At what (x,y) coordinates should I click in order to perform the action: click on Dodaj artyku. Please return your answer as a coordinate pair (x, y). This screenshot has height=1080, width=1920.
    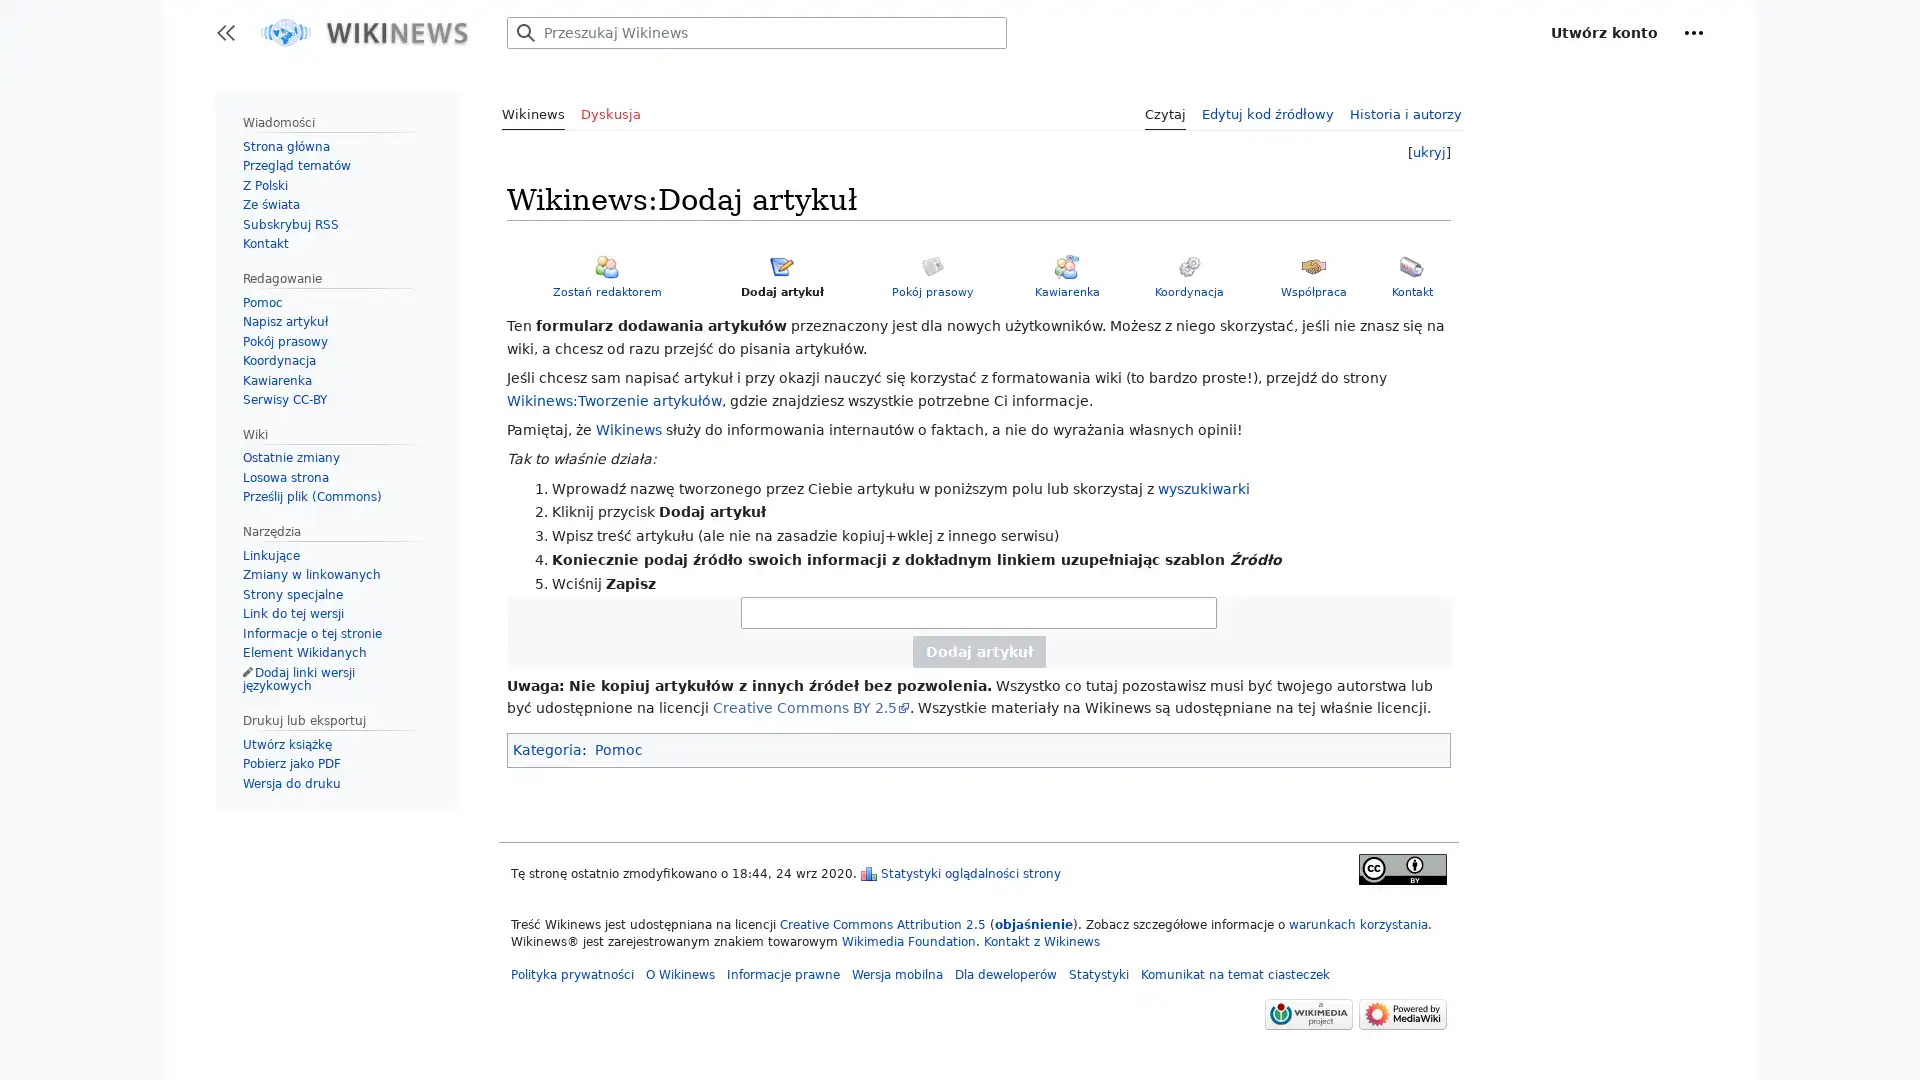
    Looking at the image, I should click on (978, 651).